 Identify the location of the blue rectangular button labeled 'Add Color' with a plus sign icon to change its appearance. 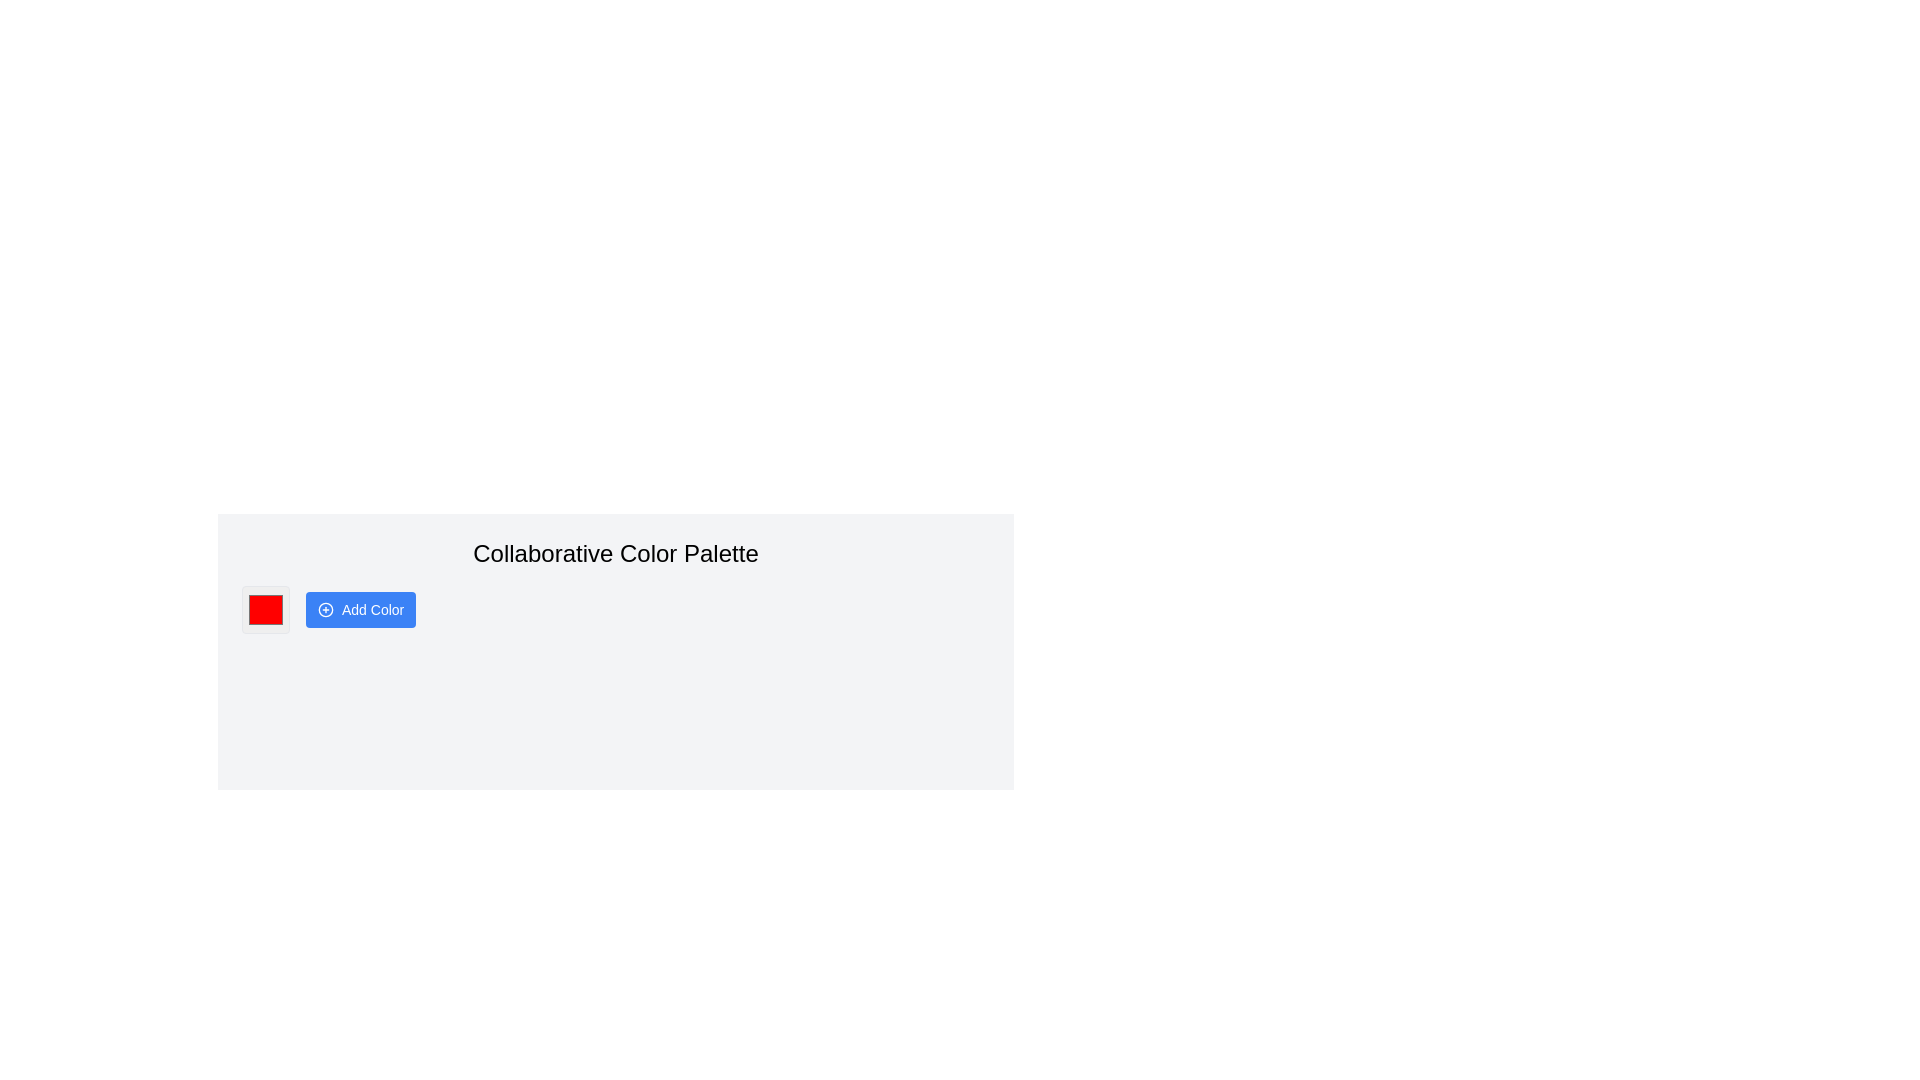
(361, 608).